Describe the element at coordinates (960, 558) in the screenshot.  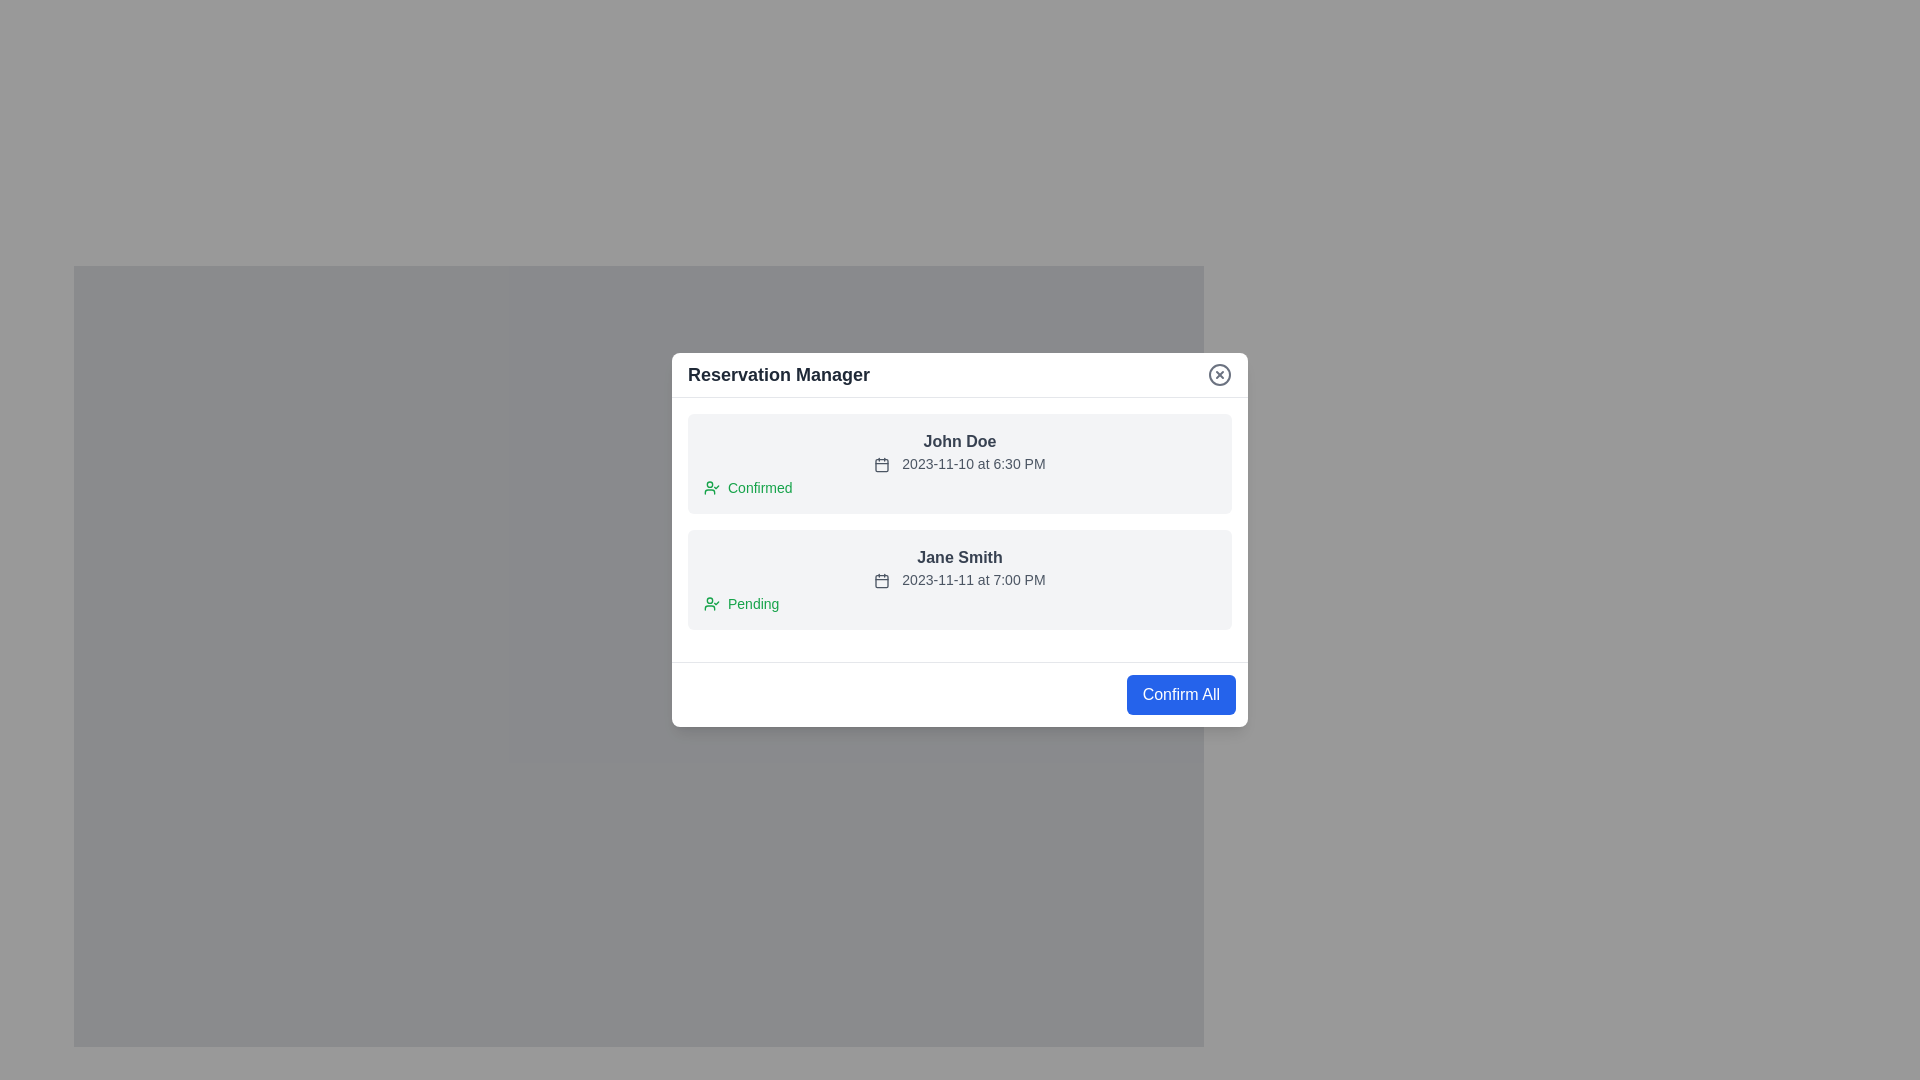
I see `text content of the Text label presenting the name of the reservation holder, located in the second entry of the reservation list` at that location.